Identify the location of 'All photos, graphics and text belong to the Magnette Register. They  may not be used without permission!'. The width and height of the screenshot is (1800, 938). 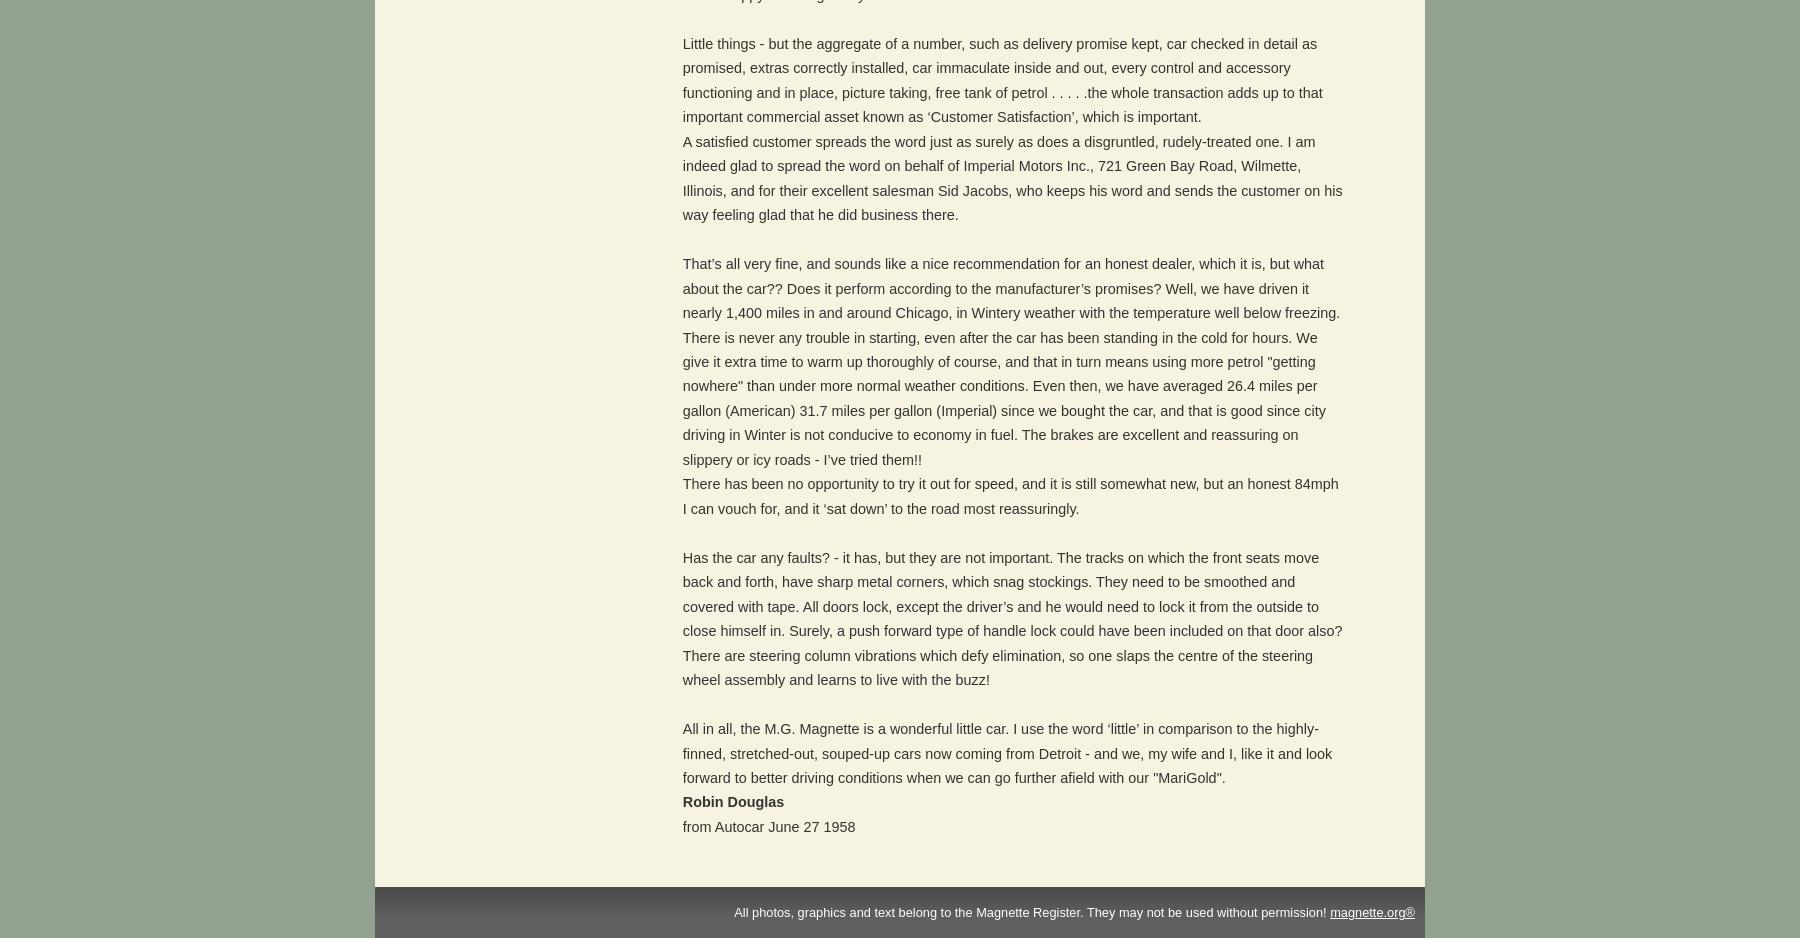
(1031, 911).